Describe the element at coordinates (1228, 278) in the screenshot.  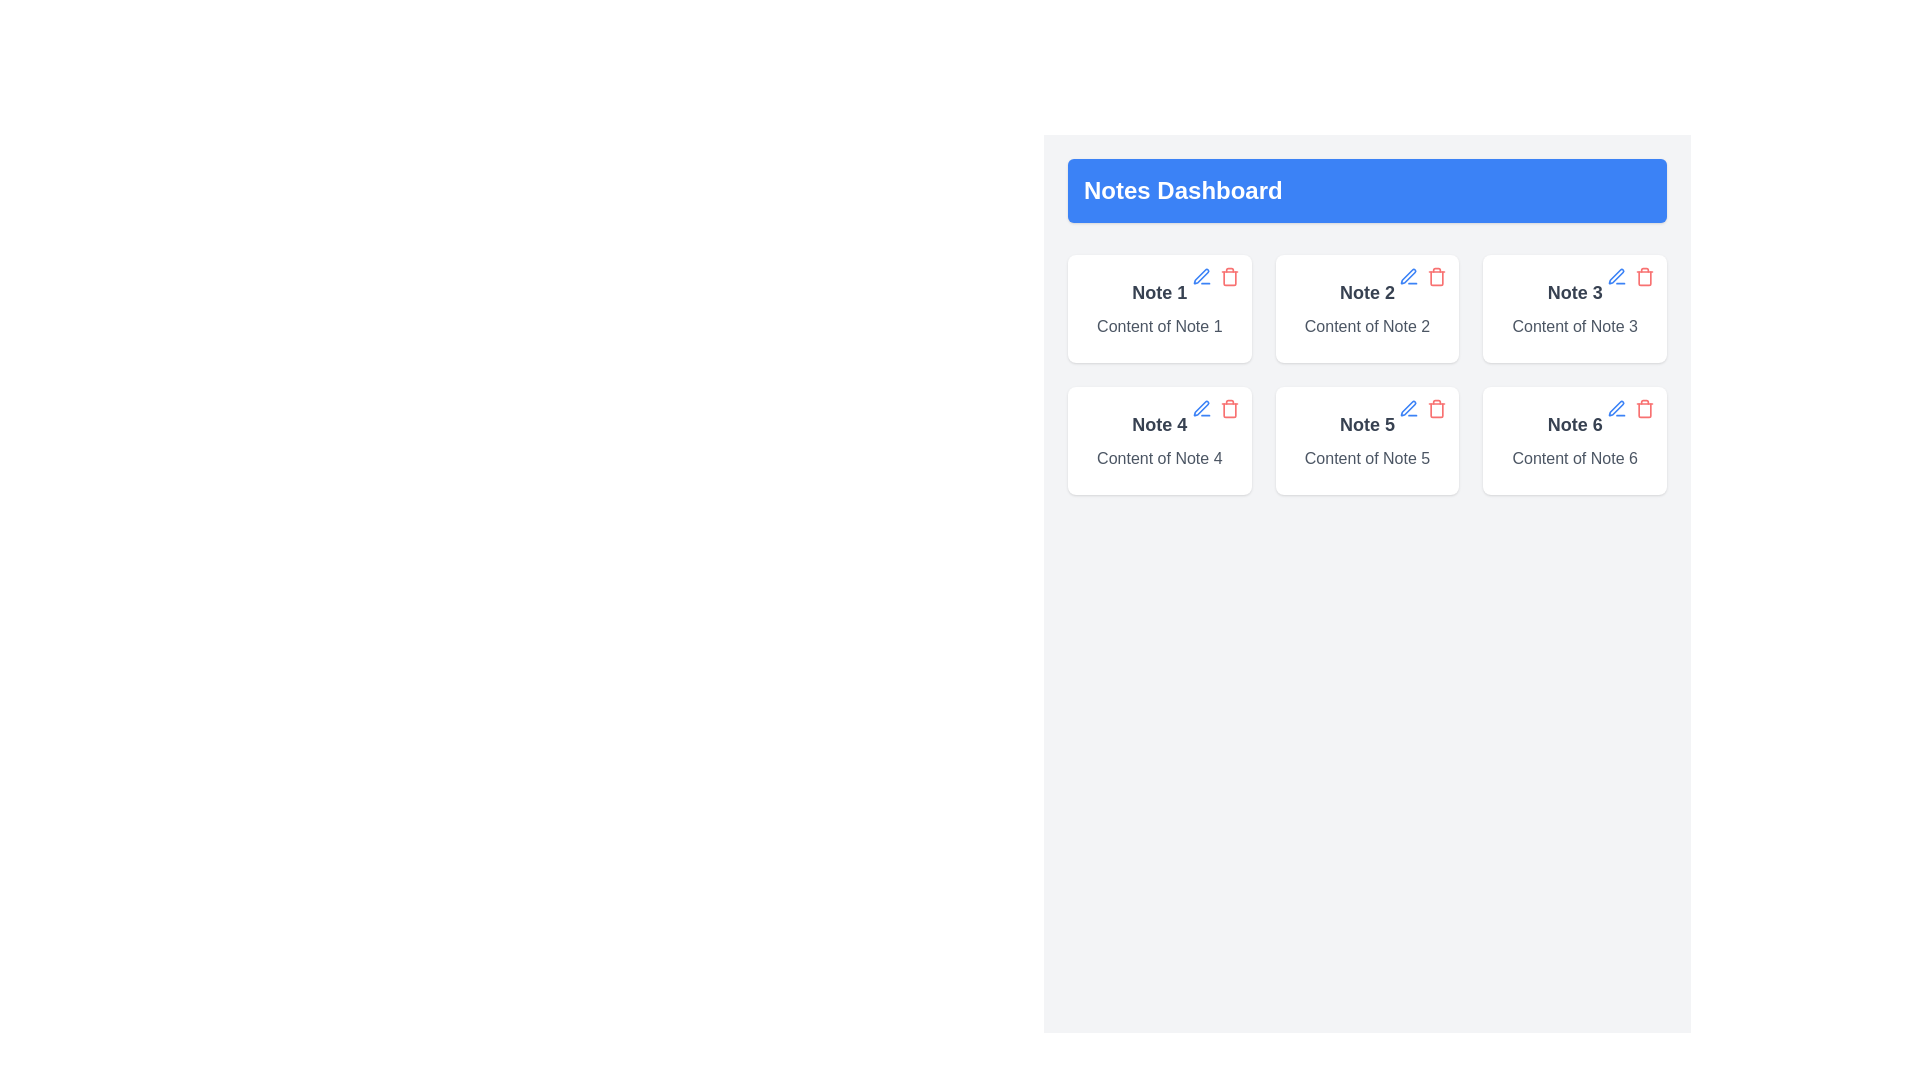
I see `the trashcan body icon, which is the second subcomponent of the trash icon used for deleting 'Note 1' in the top-left grid cell of the Notes Dashboard` at that location.